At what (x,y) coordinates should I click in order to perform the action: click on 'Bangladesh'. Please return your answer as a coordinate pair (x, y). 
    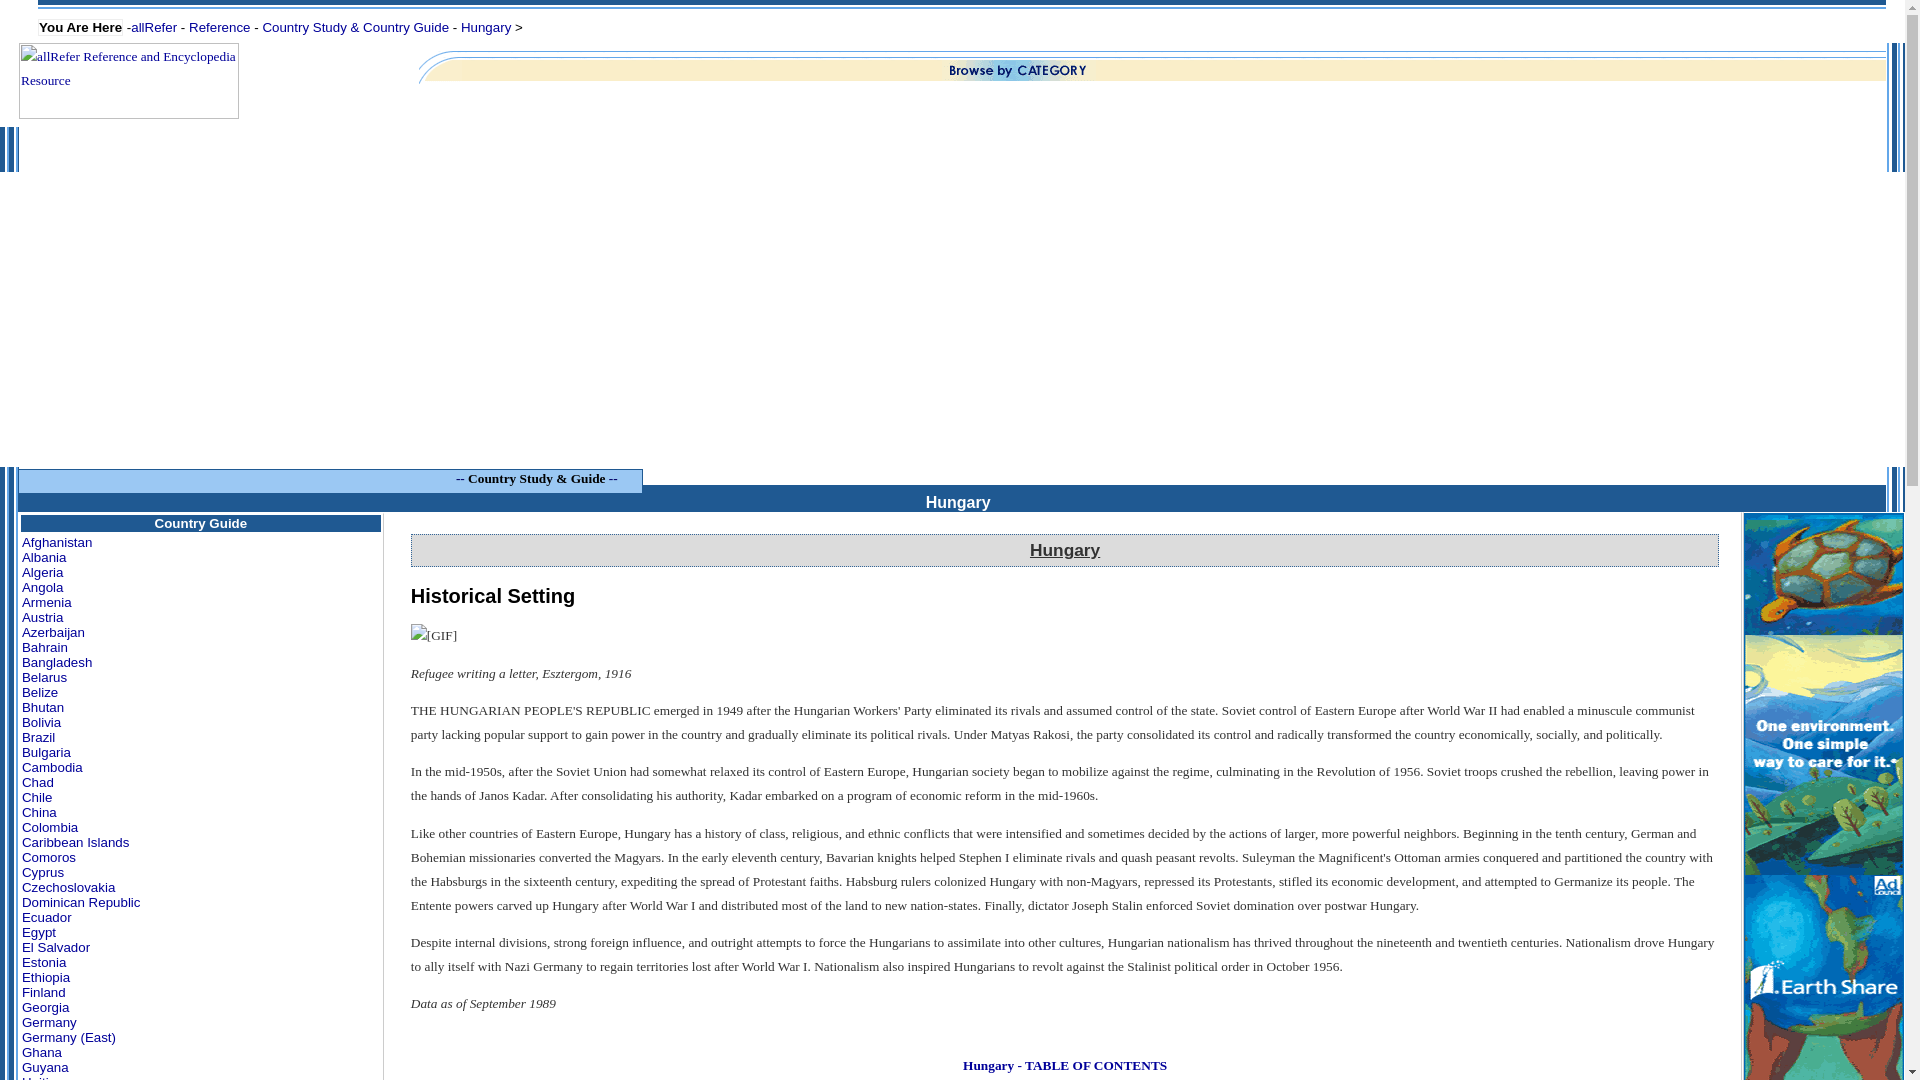
    Looking at the image, I should click on (57, 662).